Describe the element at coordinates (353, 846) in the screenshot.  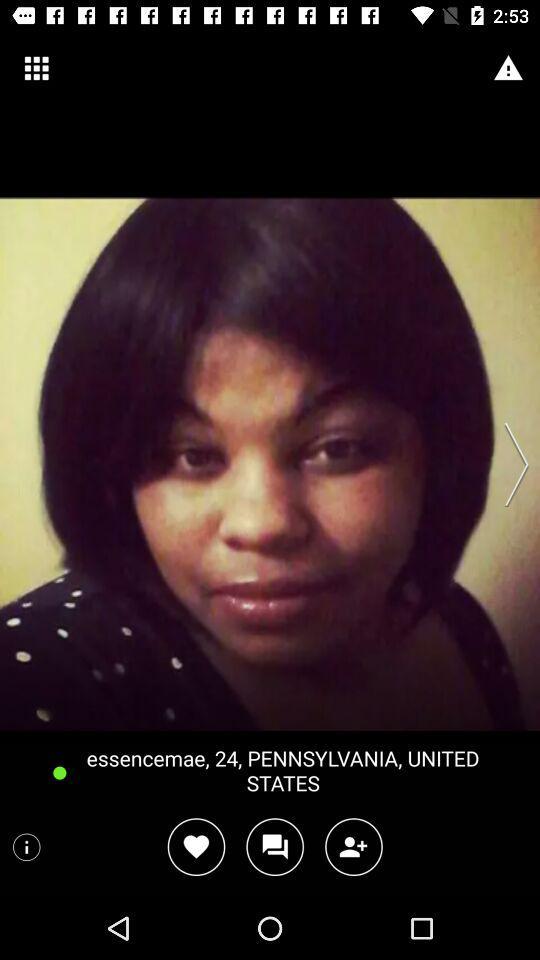
I see `contact option` at that location.